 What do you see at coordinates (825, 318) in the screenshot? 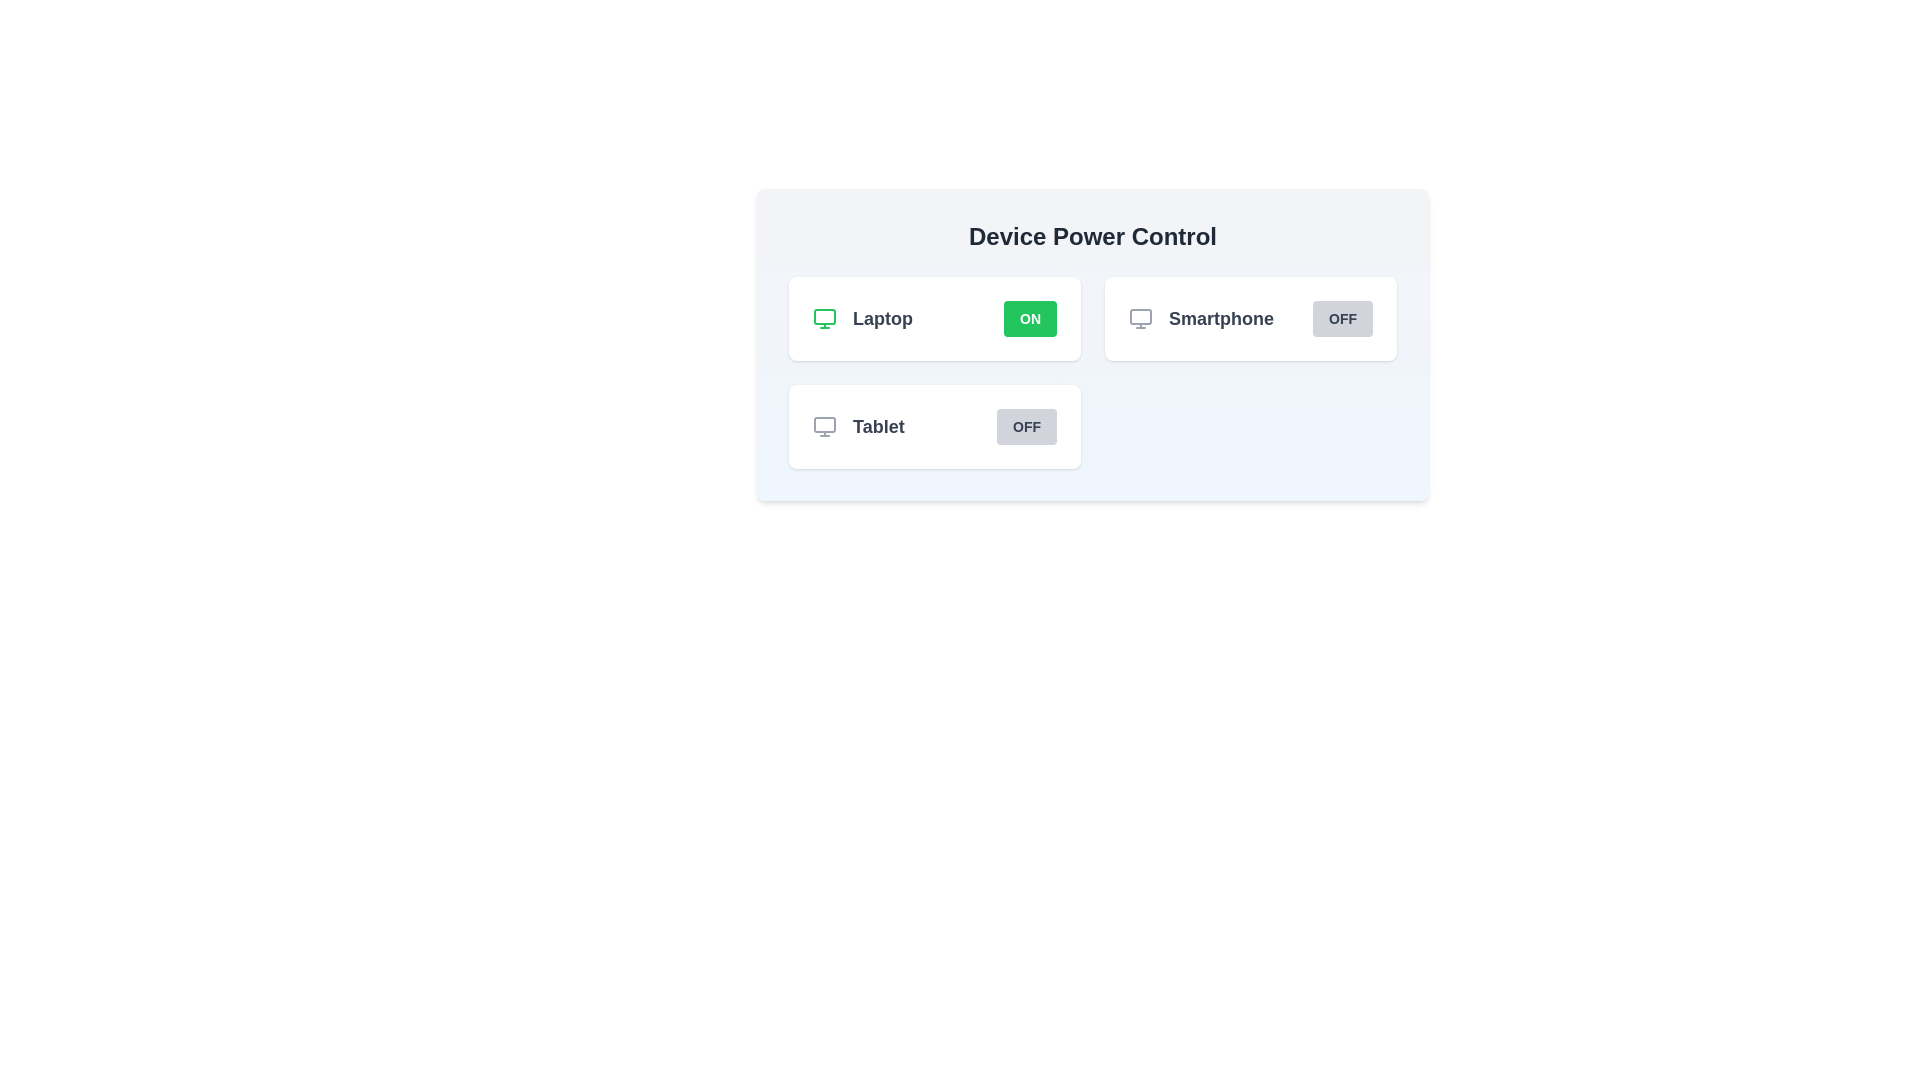
I see `the icon associated with Laptop` at bounding box center [825, 318].